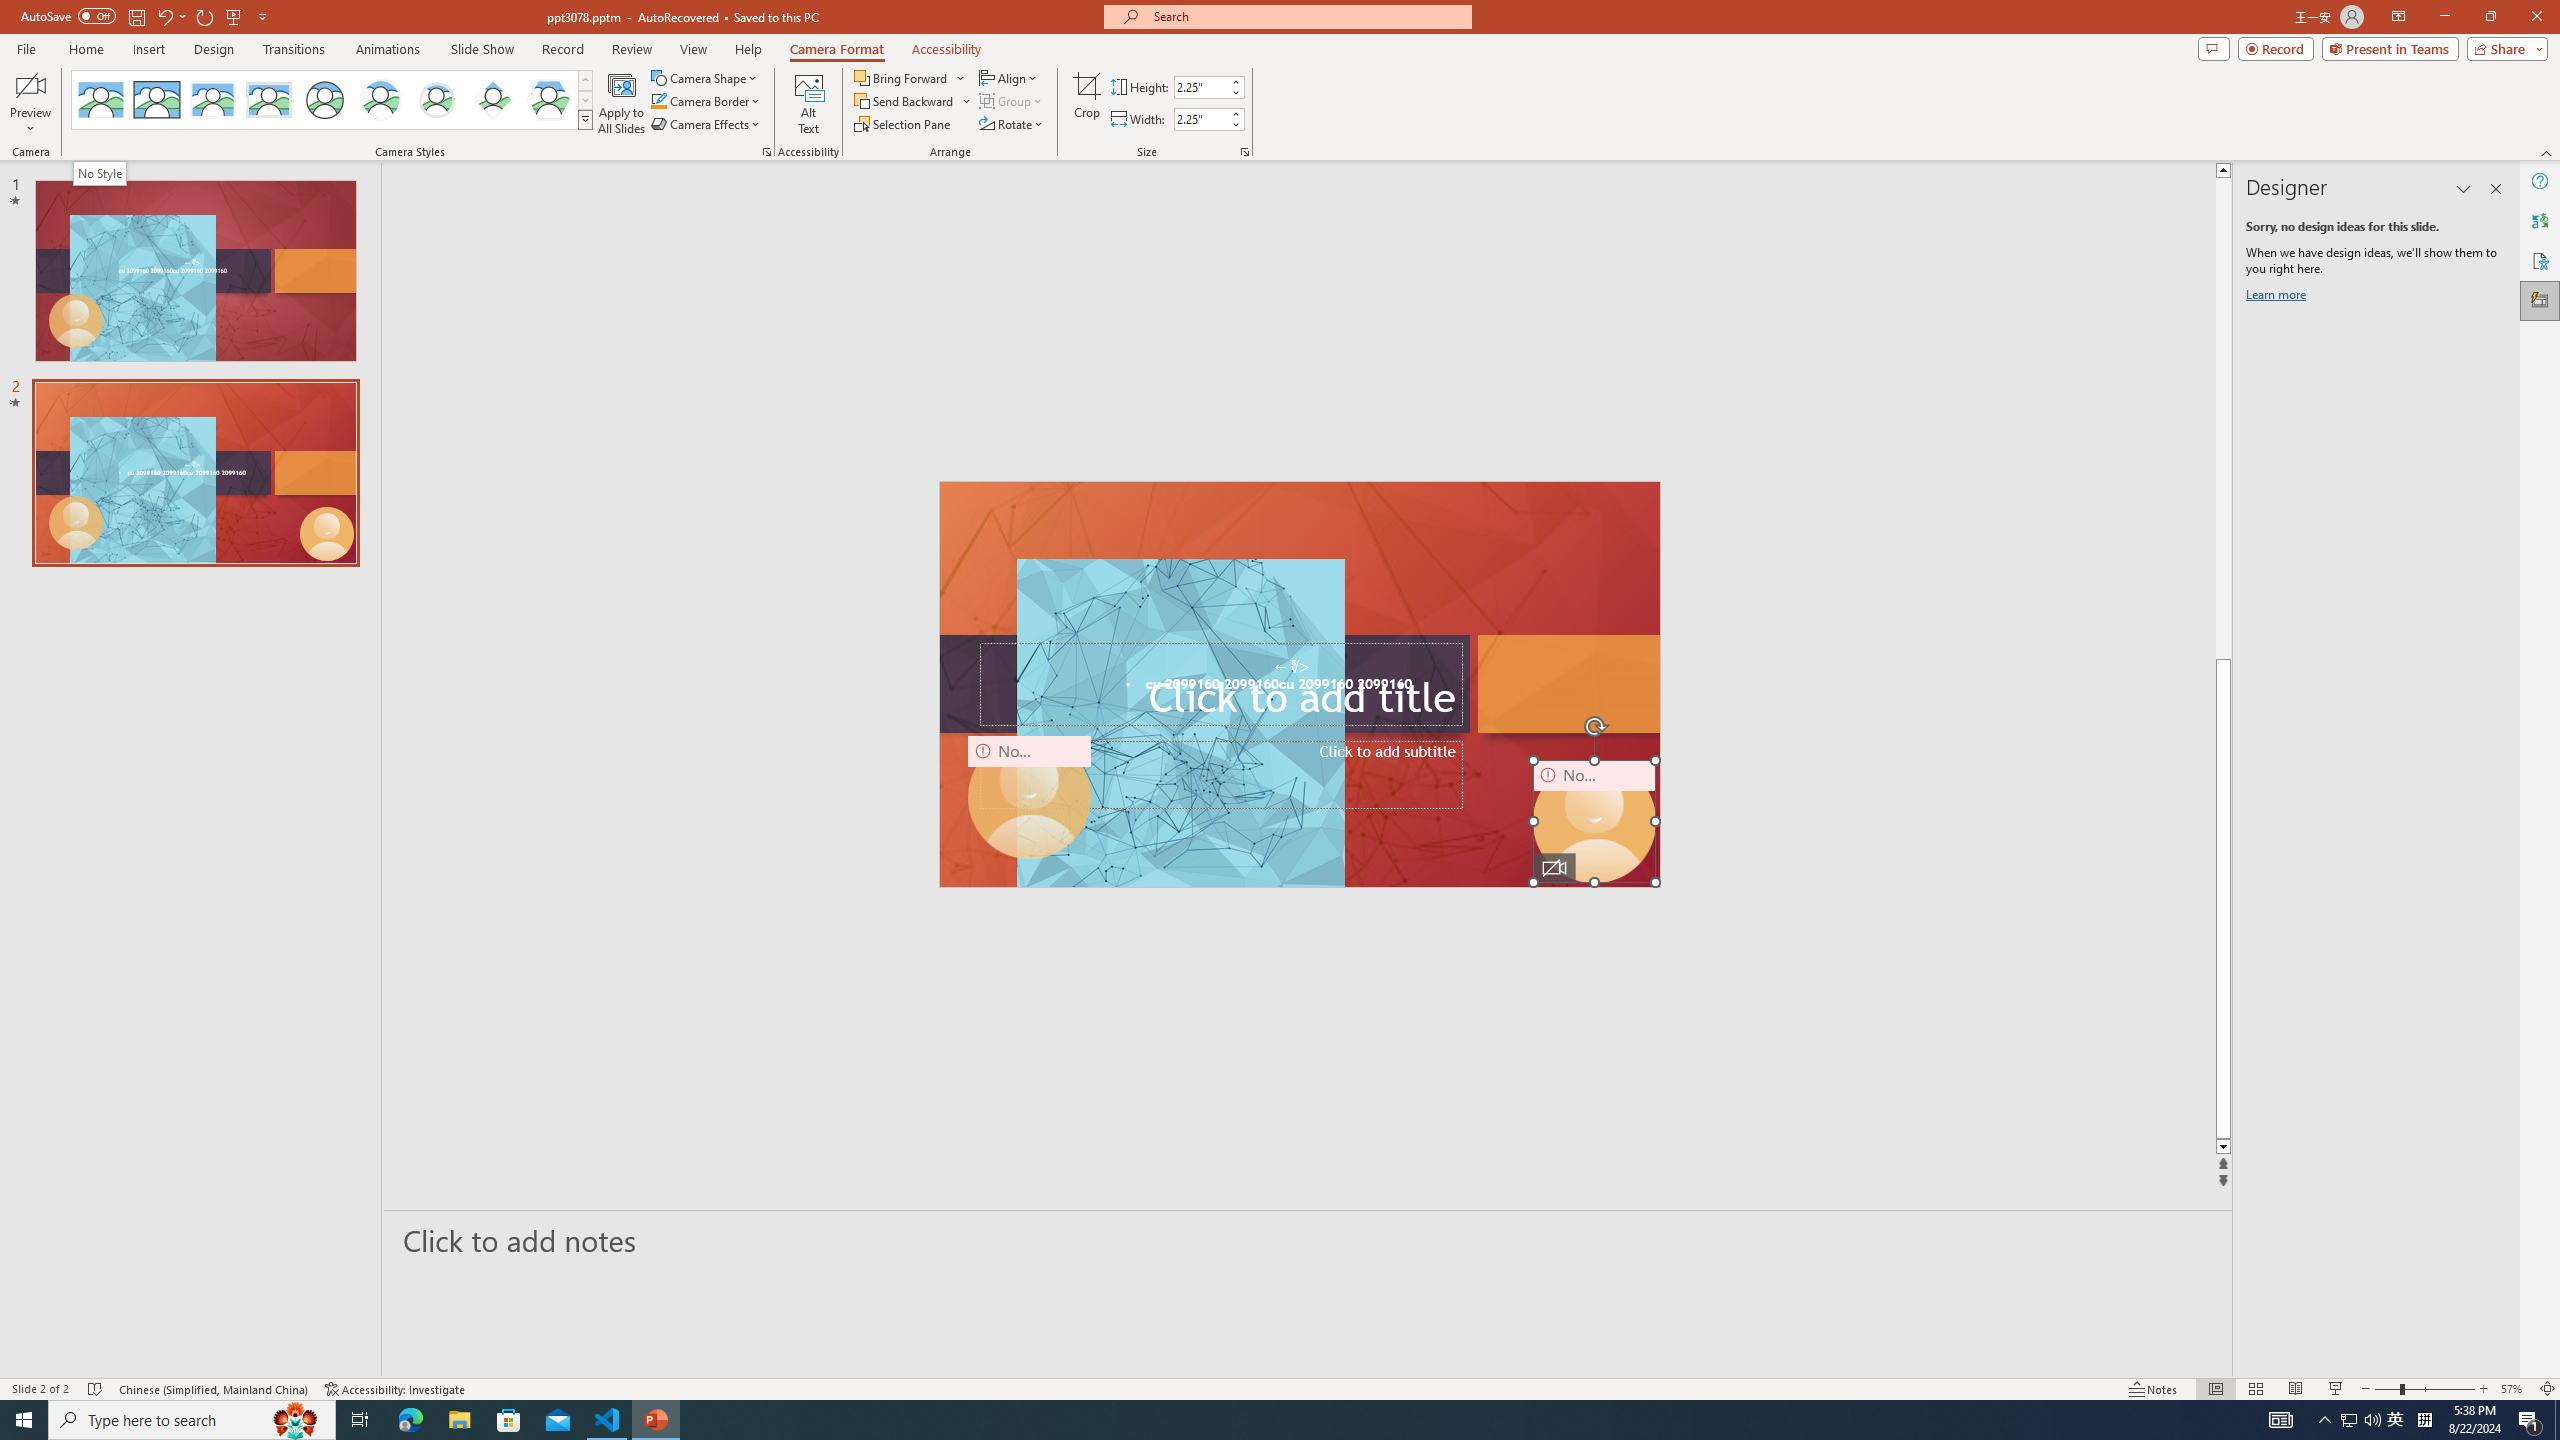 Image resolution: width=2560 pixels, height=1440 pixels. I want to click on 'Selection Pane...', so click(902, 122).